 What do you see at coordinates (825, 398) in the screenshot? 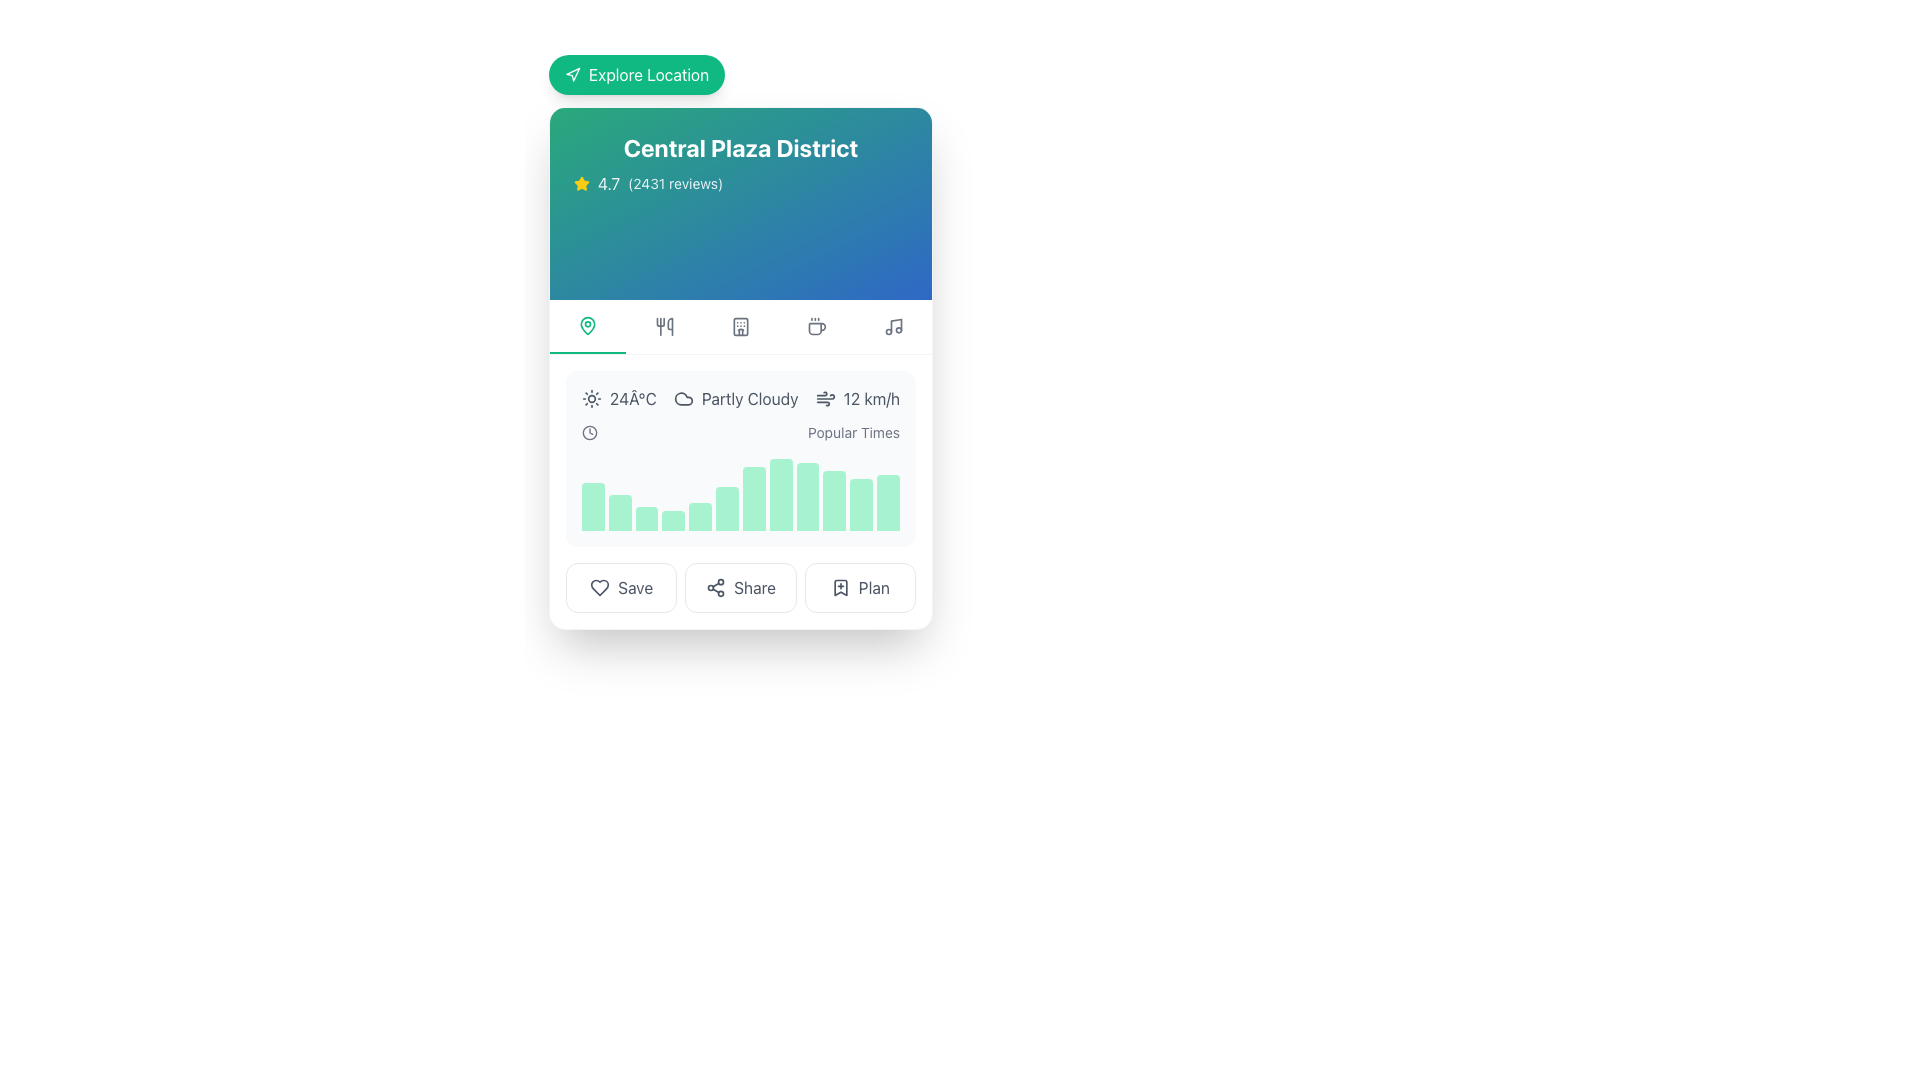
I see `the wind icon, represented by stylized lines indicating movement` at bounding box center [825, 398].